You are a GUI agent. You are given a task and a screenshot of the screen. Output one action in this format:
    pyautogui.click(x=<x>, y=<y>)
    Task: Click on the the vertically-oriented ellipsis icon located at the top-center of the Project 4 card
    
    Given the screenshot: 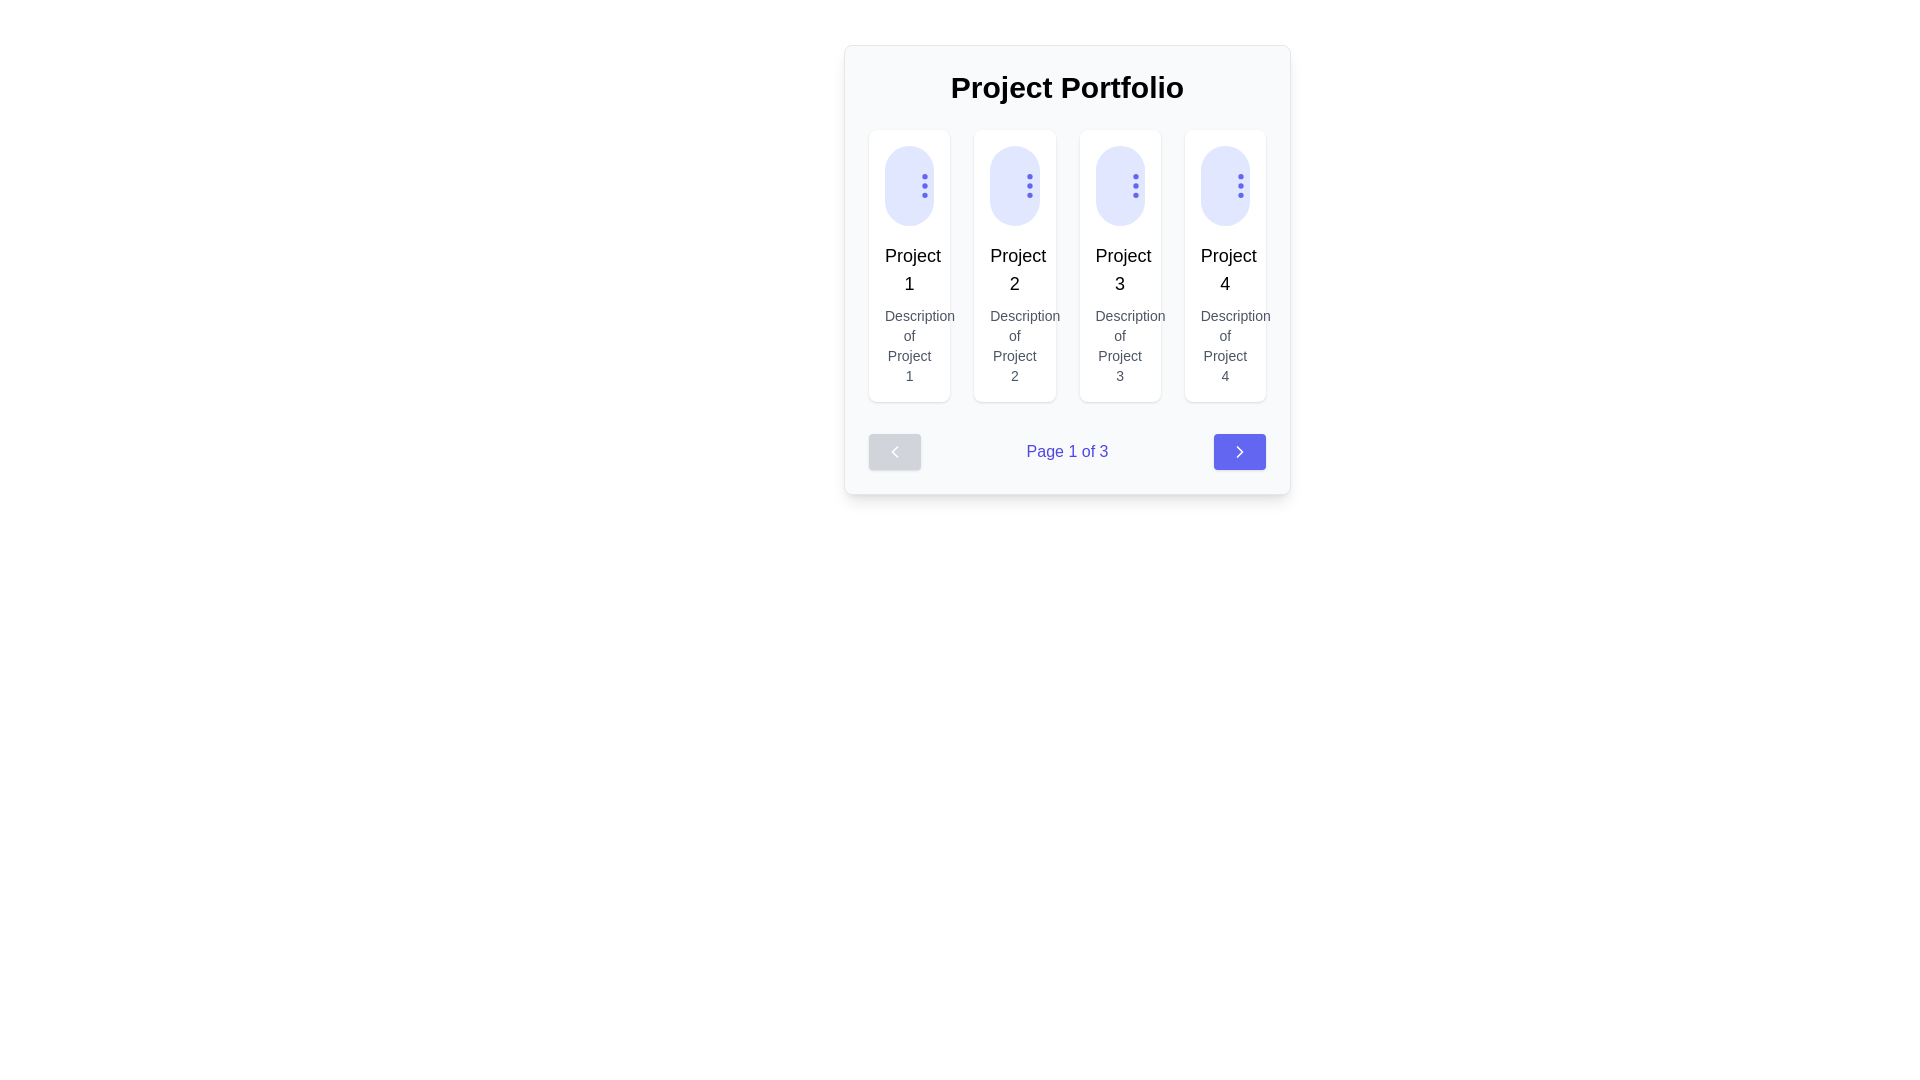 What is the action you would take?
    pyautogui.click(x=1239, y=185)
    